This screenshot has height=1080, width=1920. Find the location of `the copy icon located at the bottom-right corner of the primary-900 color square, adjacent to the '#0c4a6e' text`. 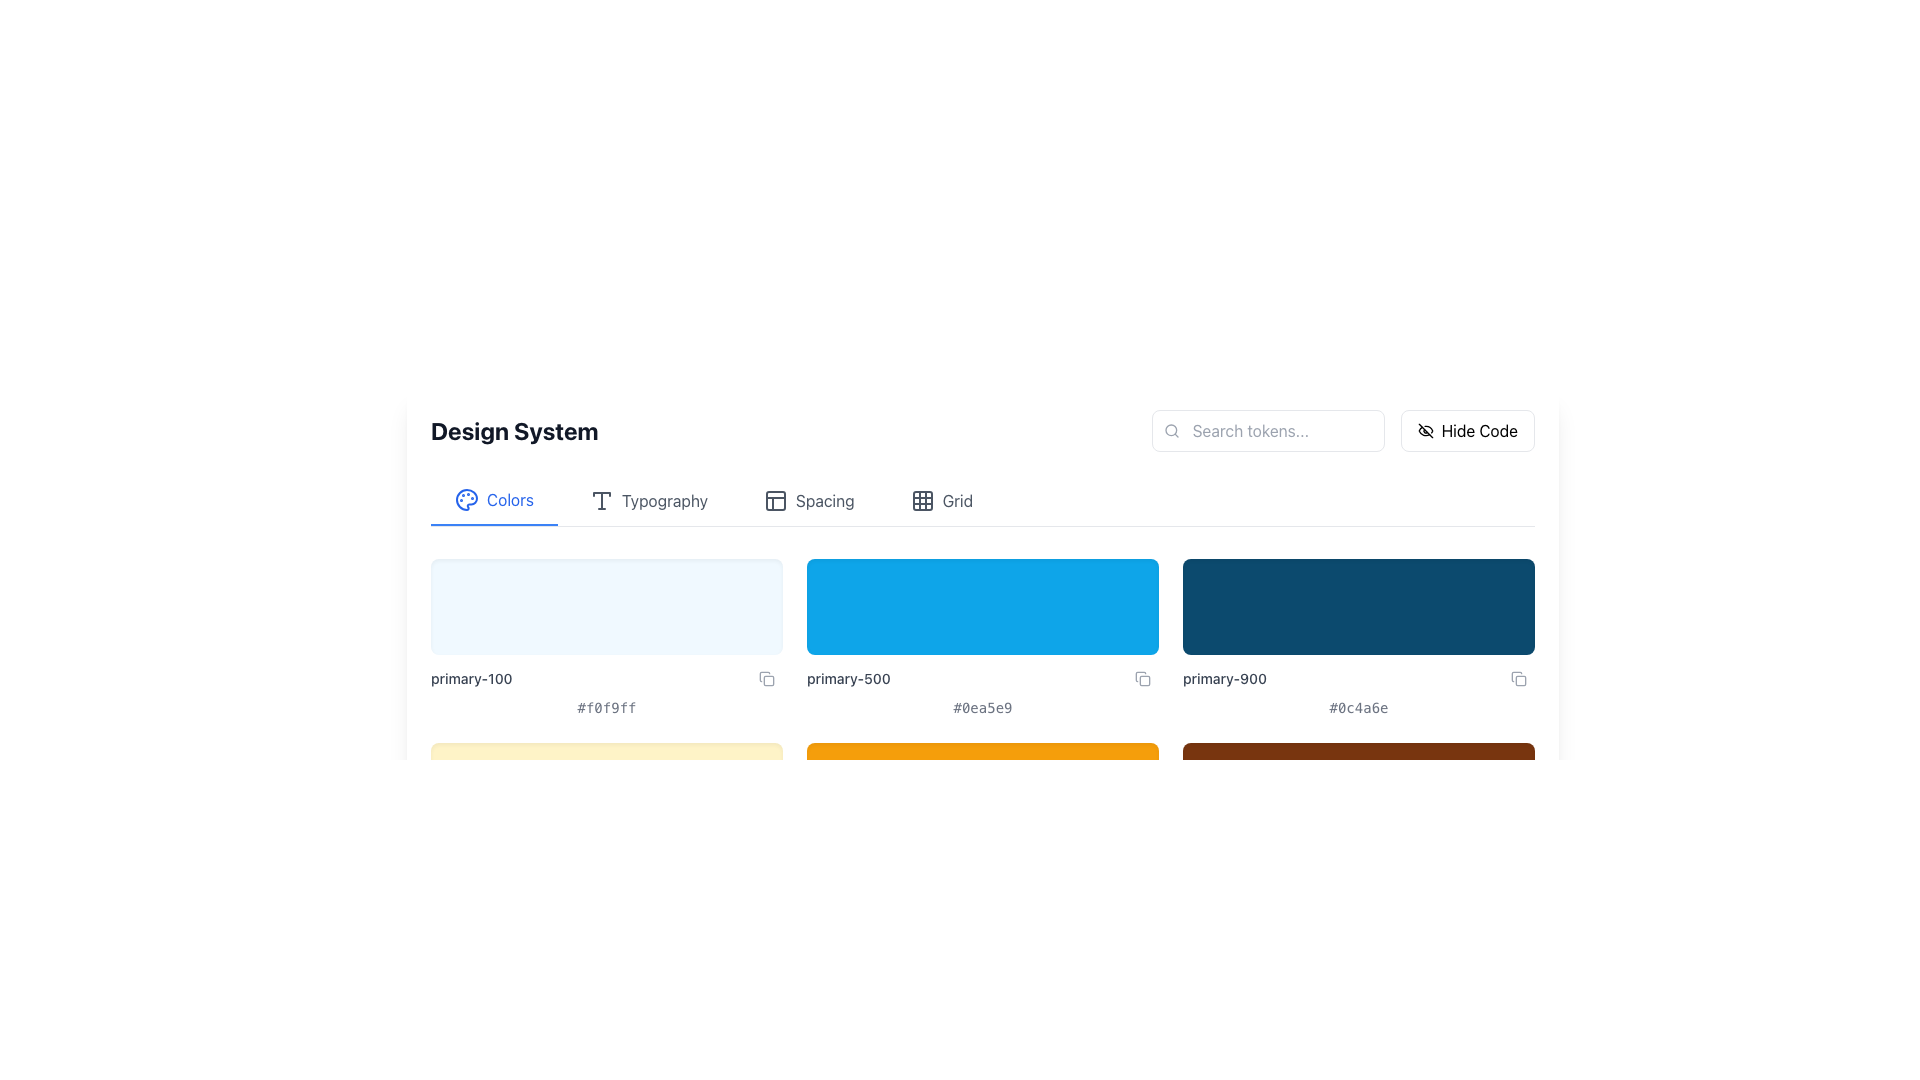

the copy icon located at the bottom-right corner of the primary-900 color square, adjacent to the '#0c4a6e' text is located at coordinates (1518, 677).